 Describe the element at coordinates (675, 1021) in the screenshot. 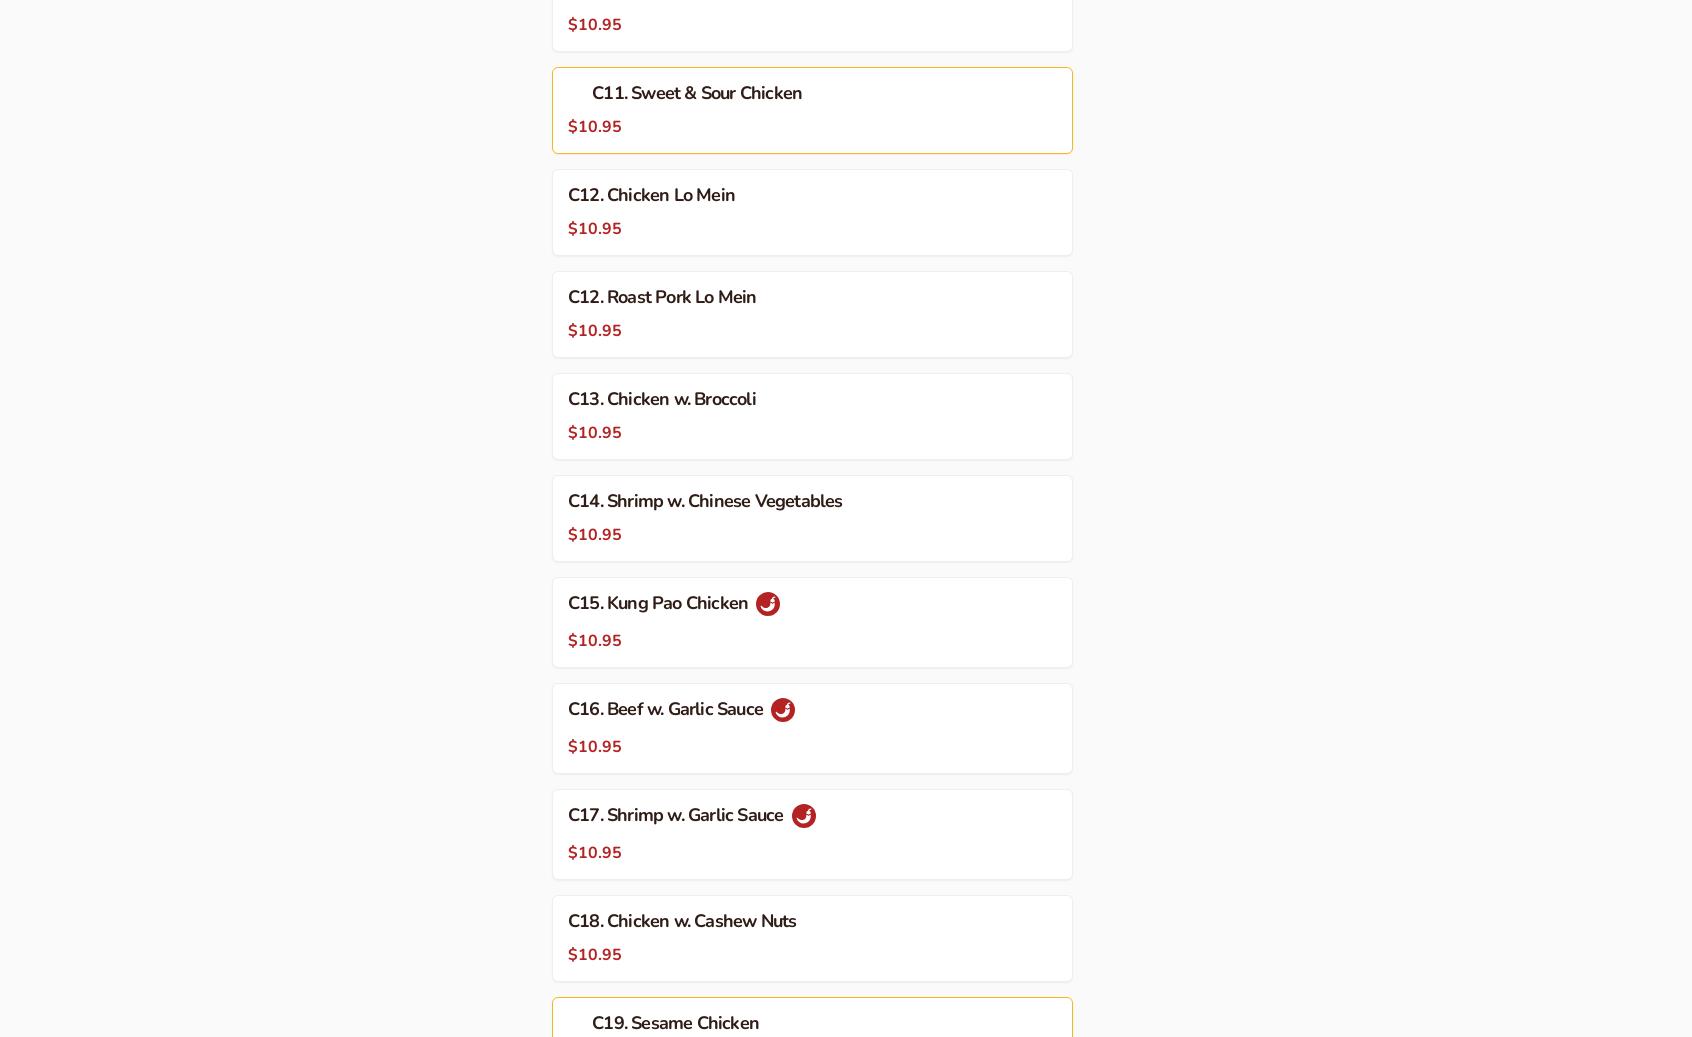

I see `'C19. Sesame Chicken'` at that location.